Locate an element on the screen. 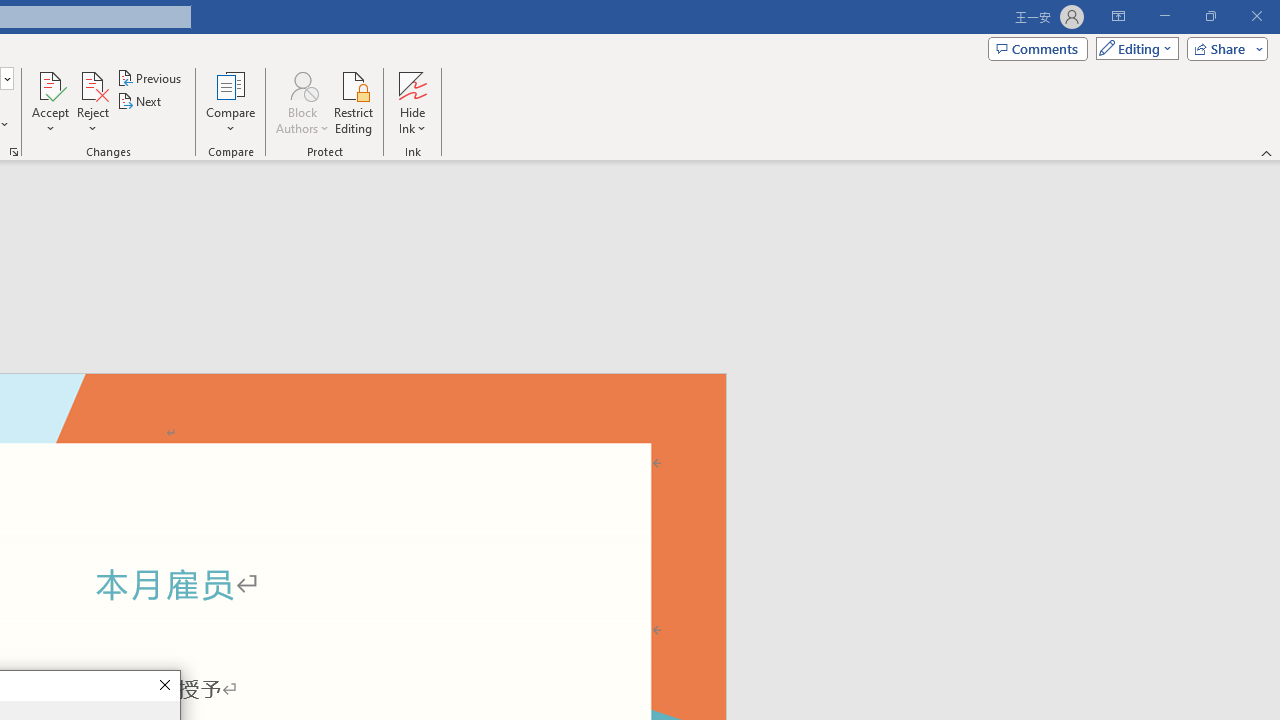 The width and height of the screenshot is (1280, 720). 'Compare' is located at coordinates (231, 103).